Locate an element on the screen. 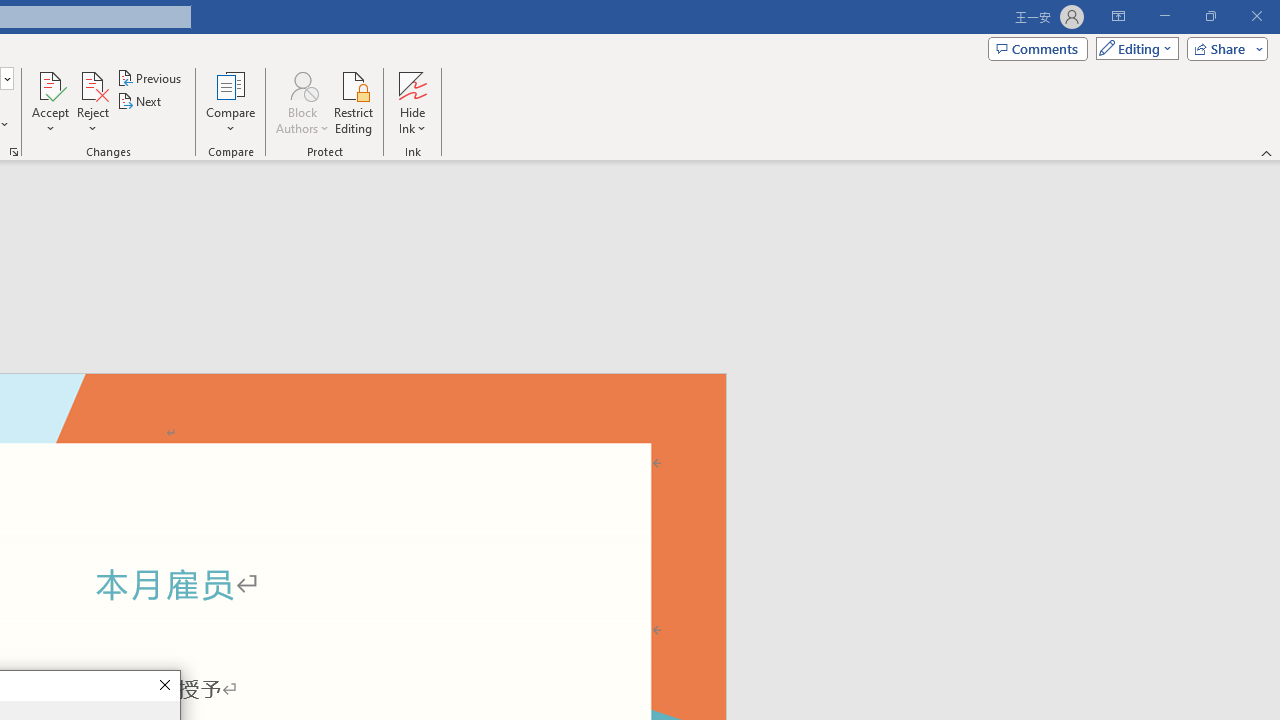 The width and height of the screenshot is (1280, 720). 'Compare' is located at coordinates (231, 103).